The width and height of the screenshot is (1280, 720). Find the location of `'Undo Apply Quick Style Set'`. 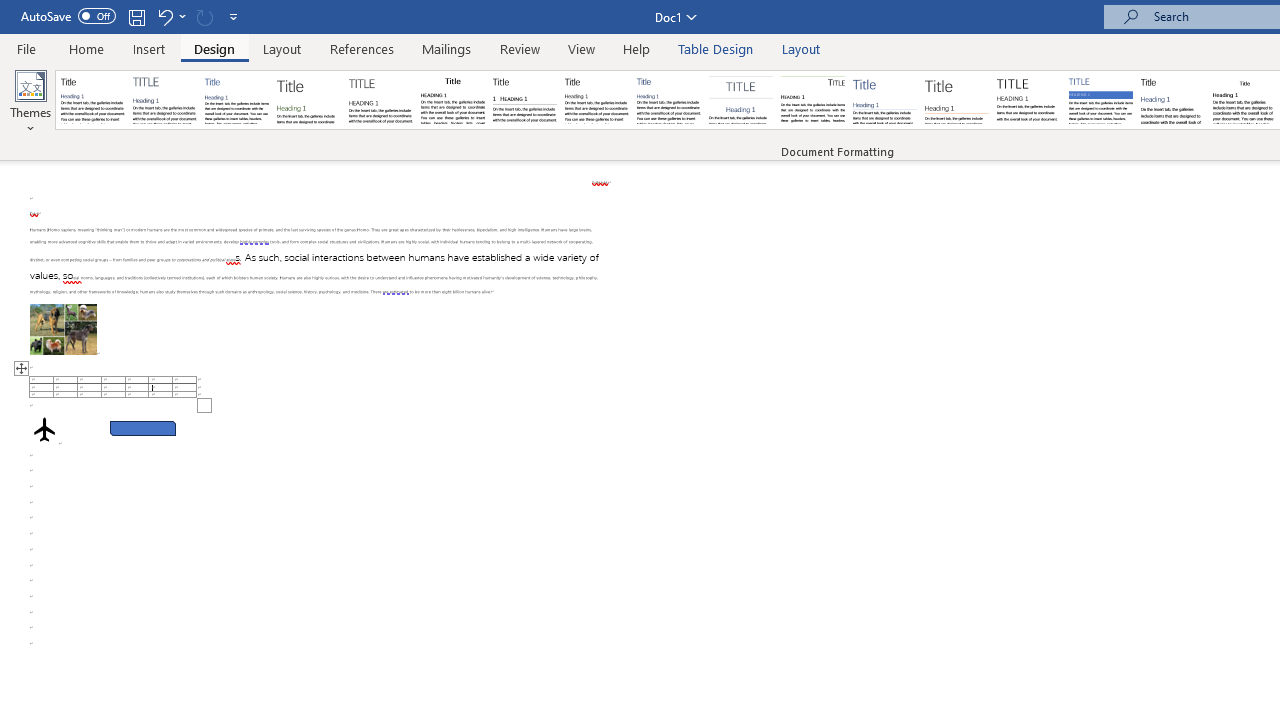

'Undo Apply Quick Style Set' is located at coordinates (170, 16).